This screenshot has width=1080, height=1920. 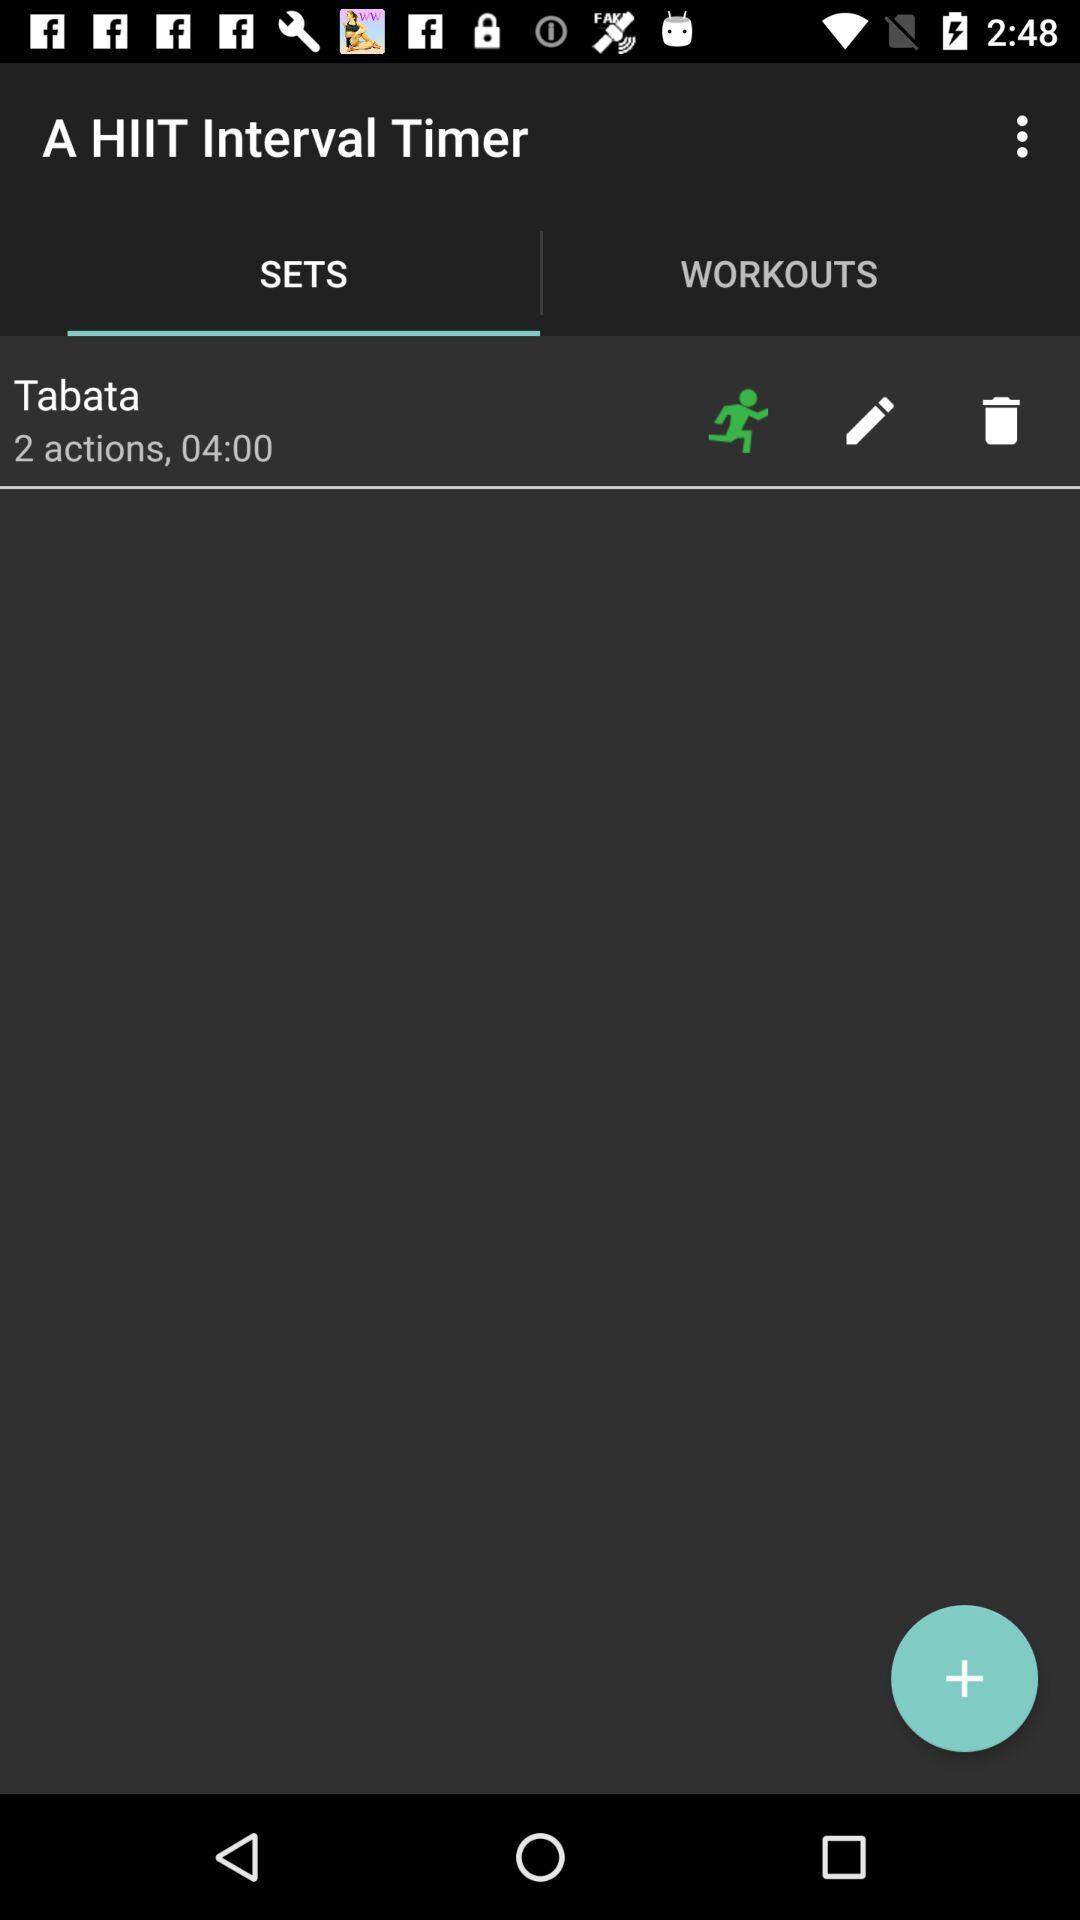 I want to click on the item at the bottom right corner, so click(x=963, y=1678).